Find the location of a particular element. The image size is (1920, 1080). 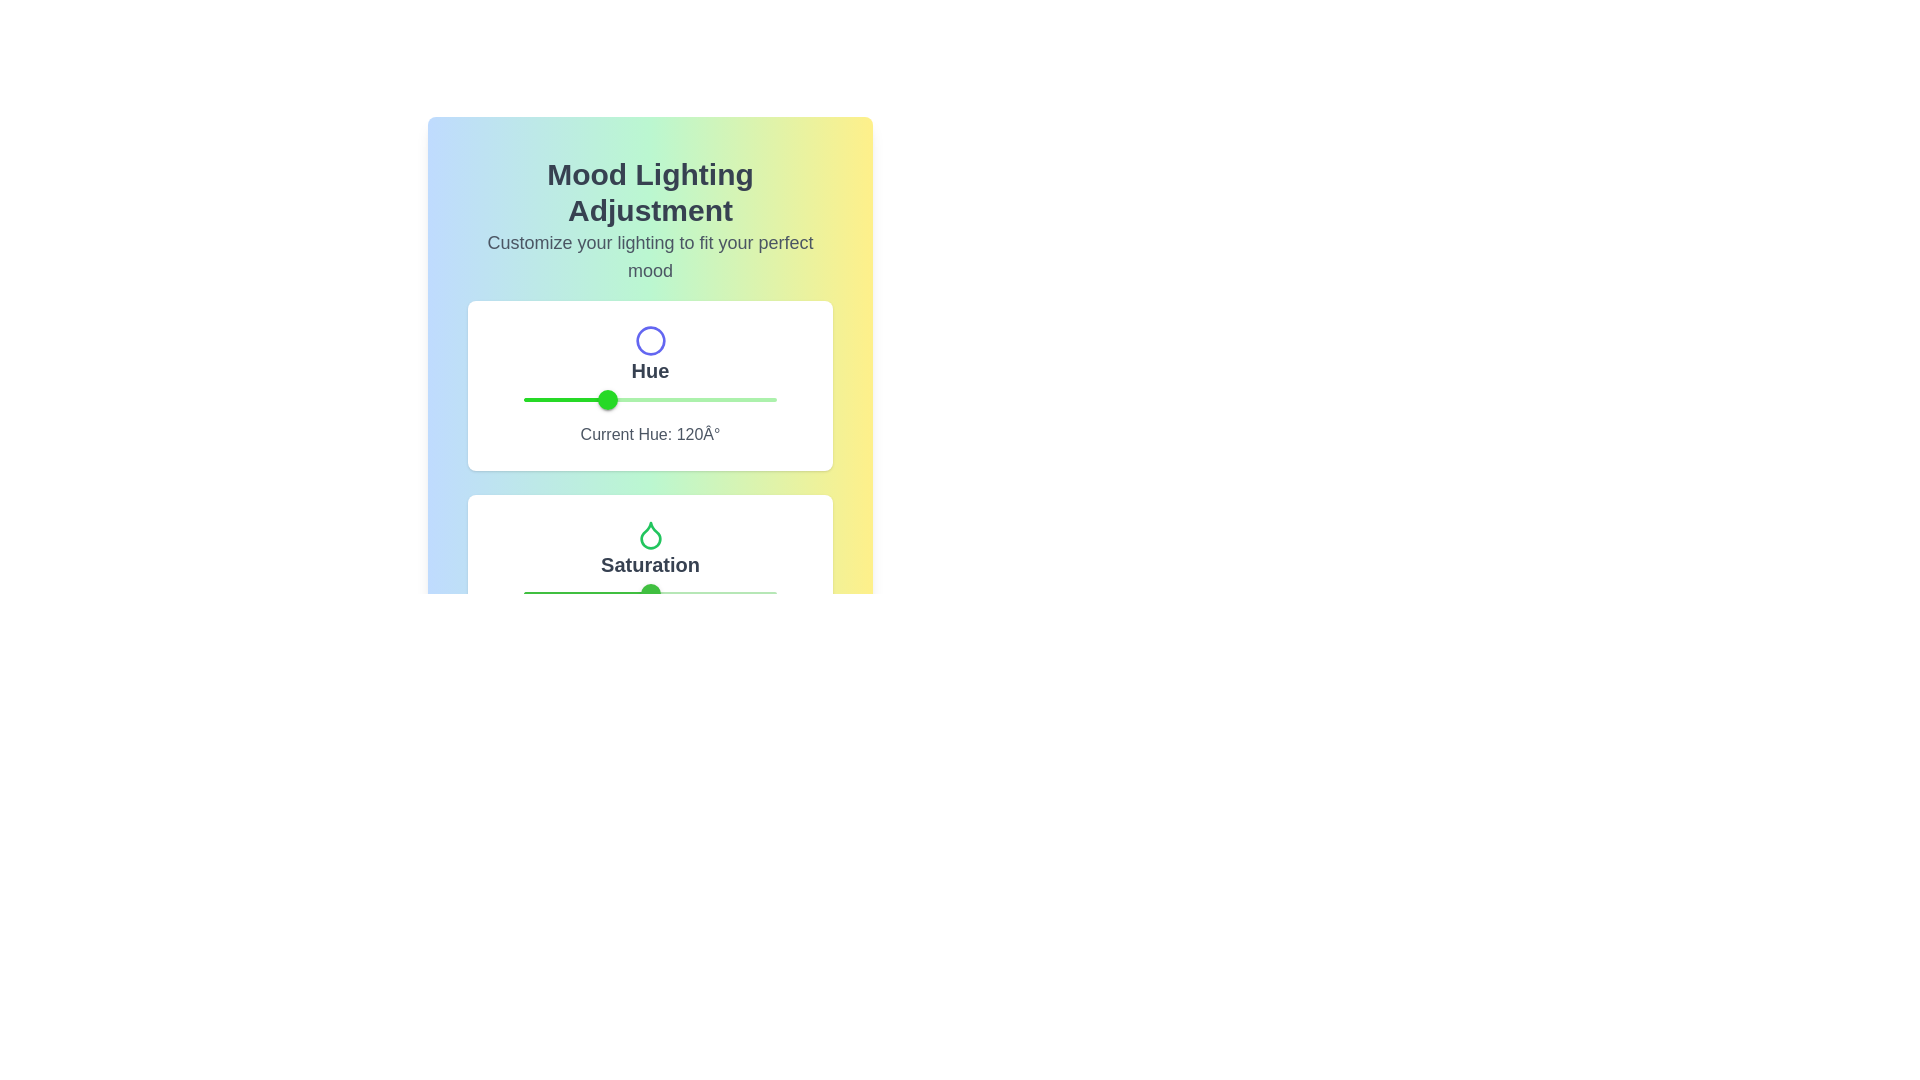

the hue is located at coordinates (554, 400).